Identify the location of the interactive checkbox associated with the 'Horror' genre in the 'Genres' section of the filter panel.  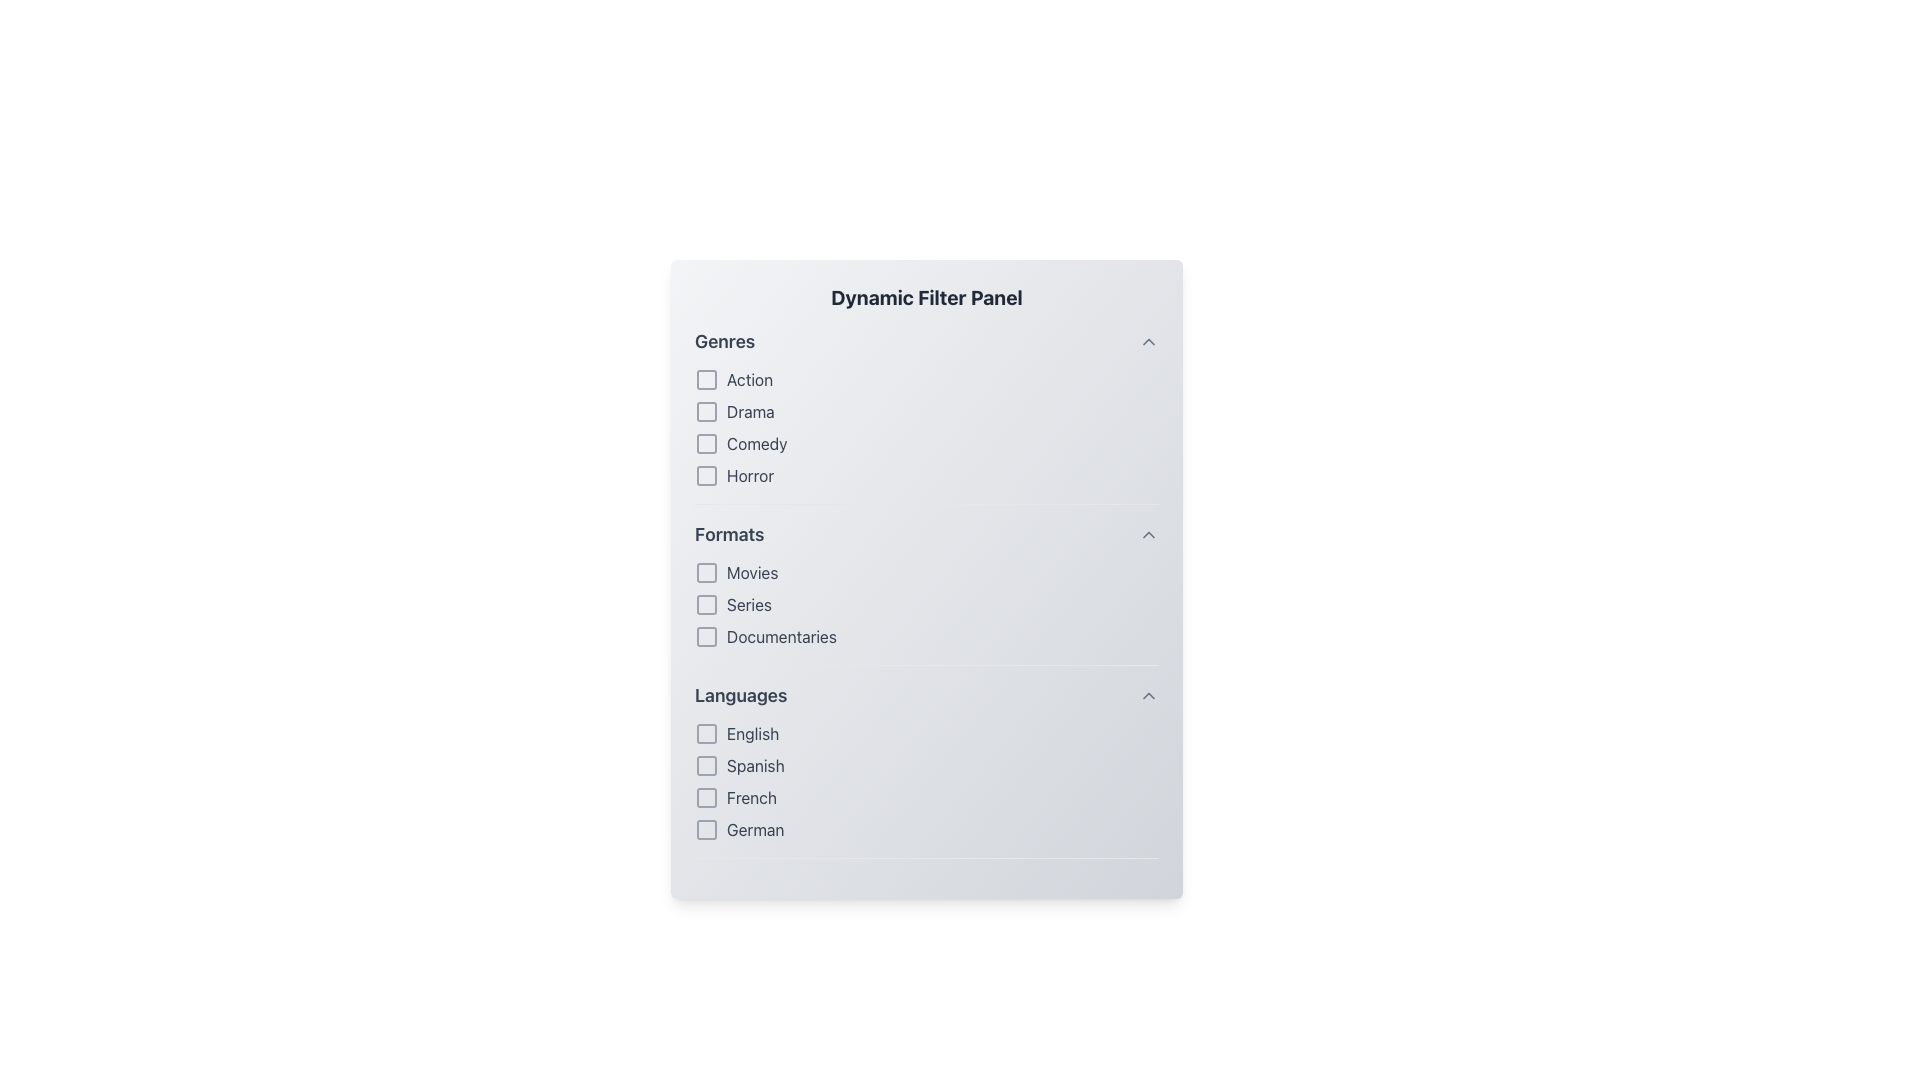
(706, 475).